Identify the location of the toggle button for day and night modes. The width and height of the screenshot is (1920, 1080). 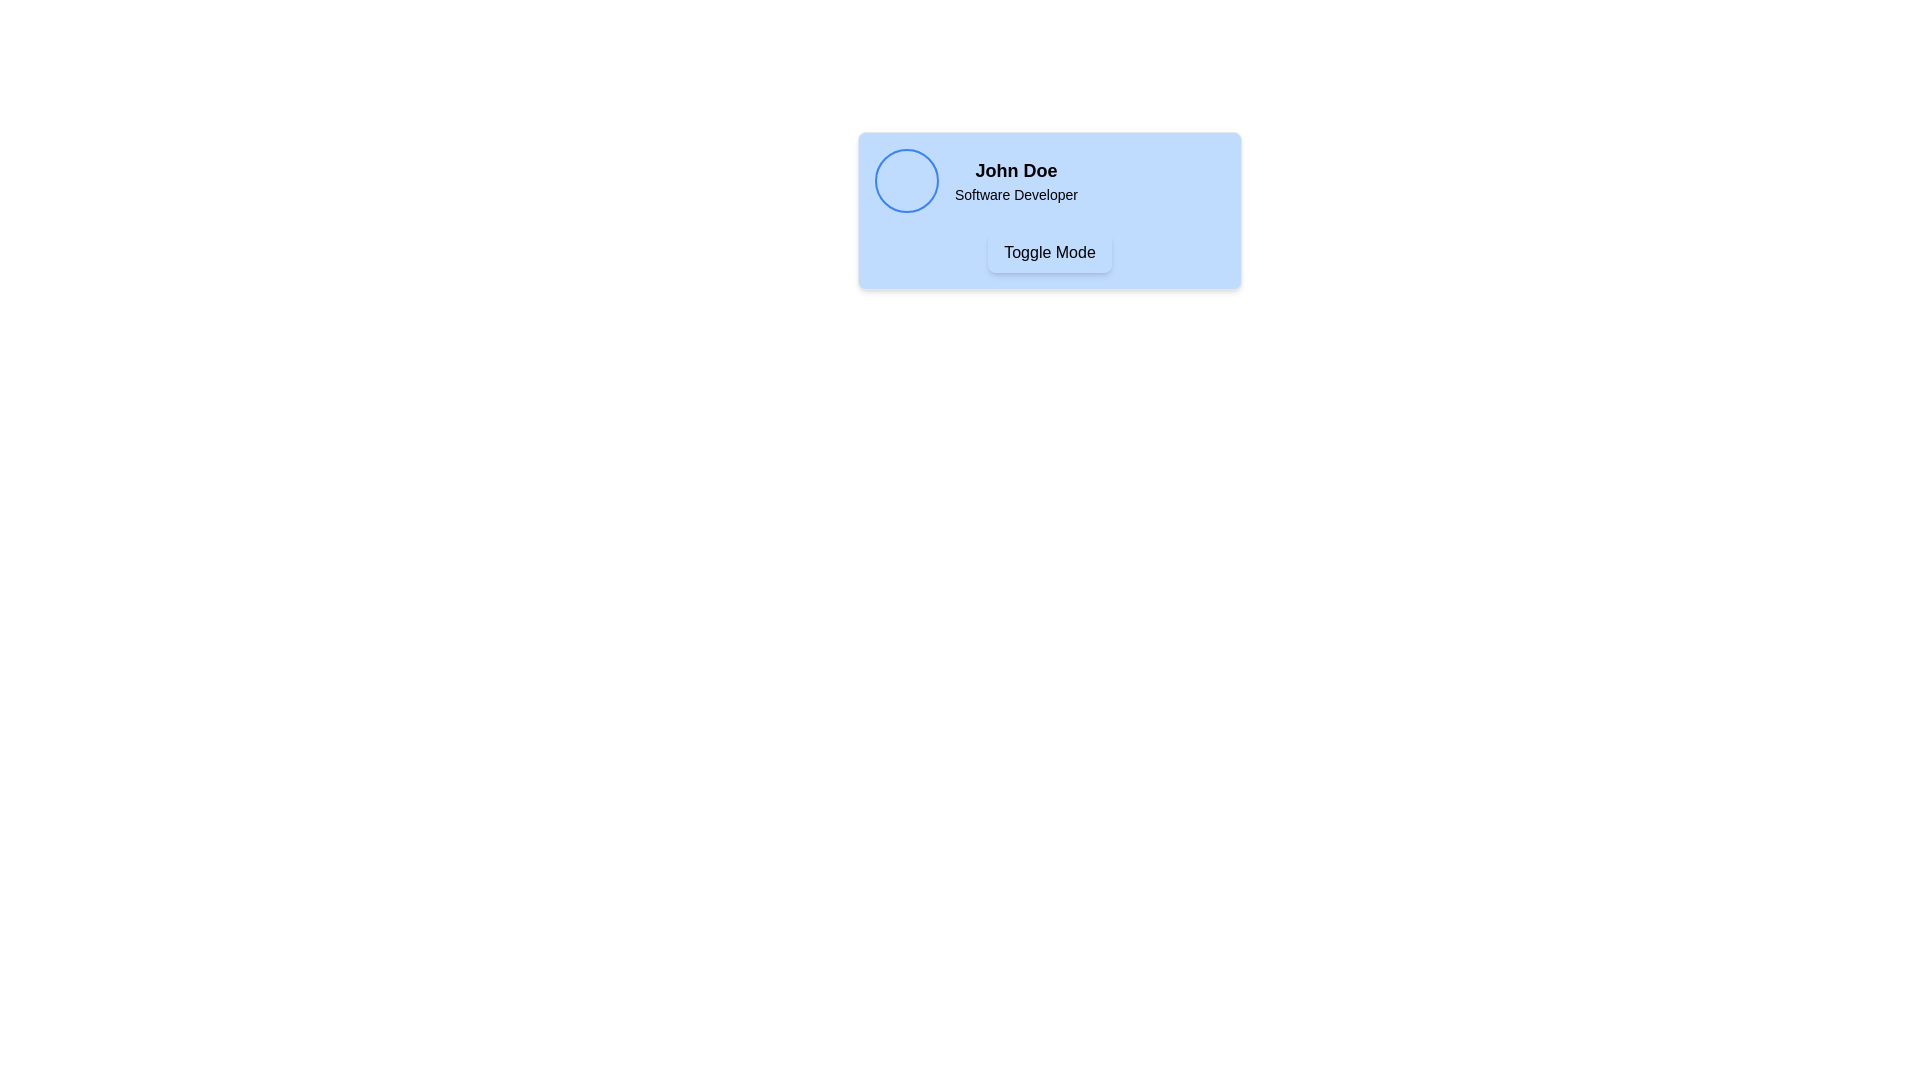
(1049, 252).